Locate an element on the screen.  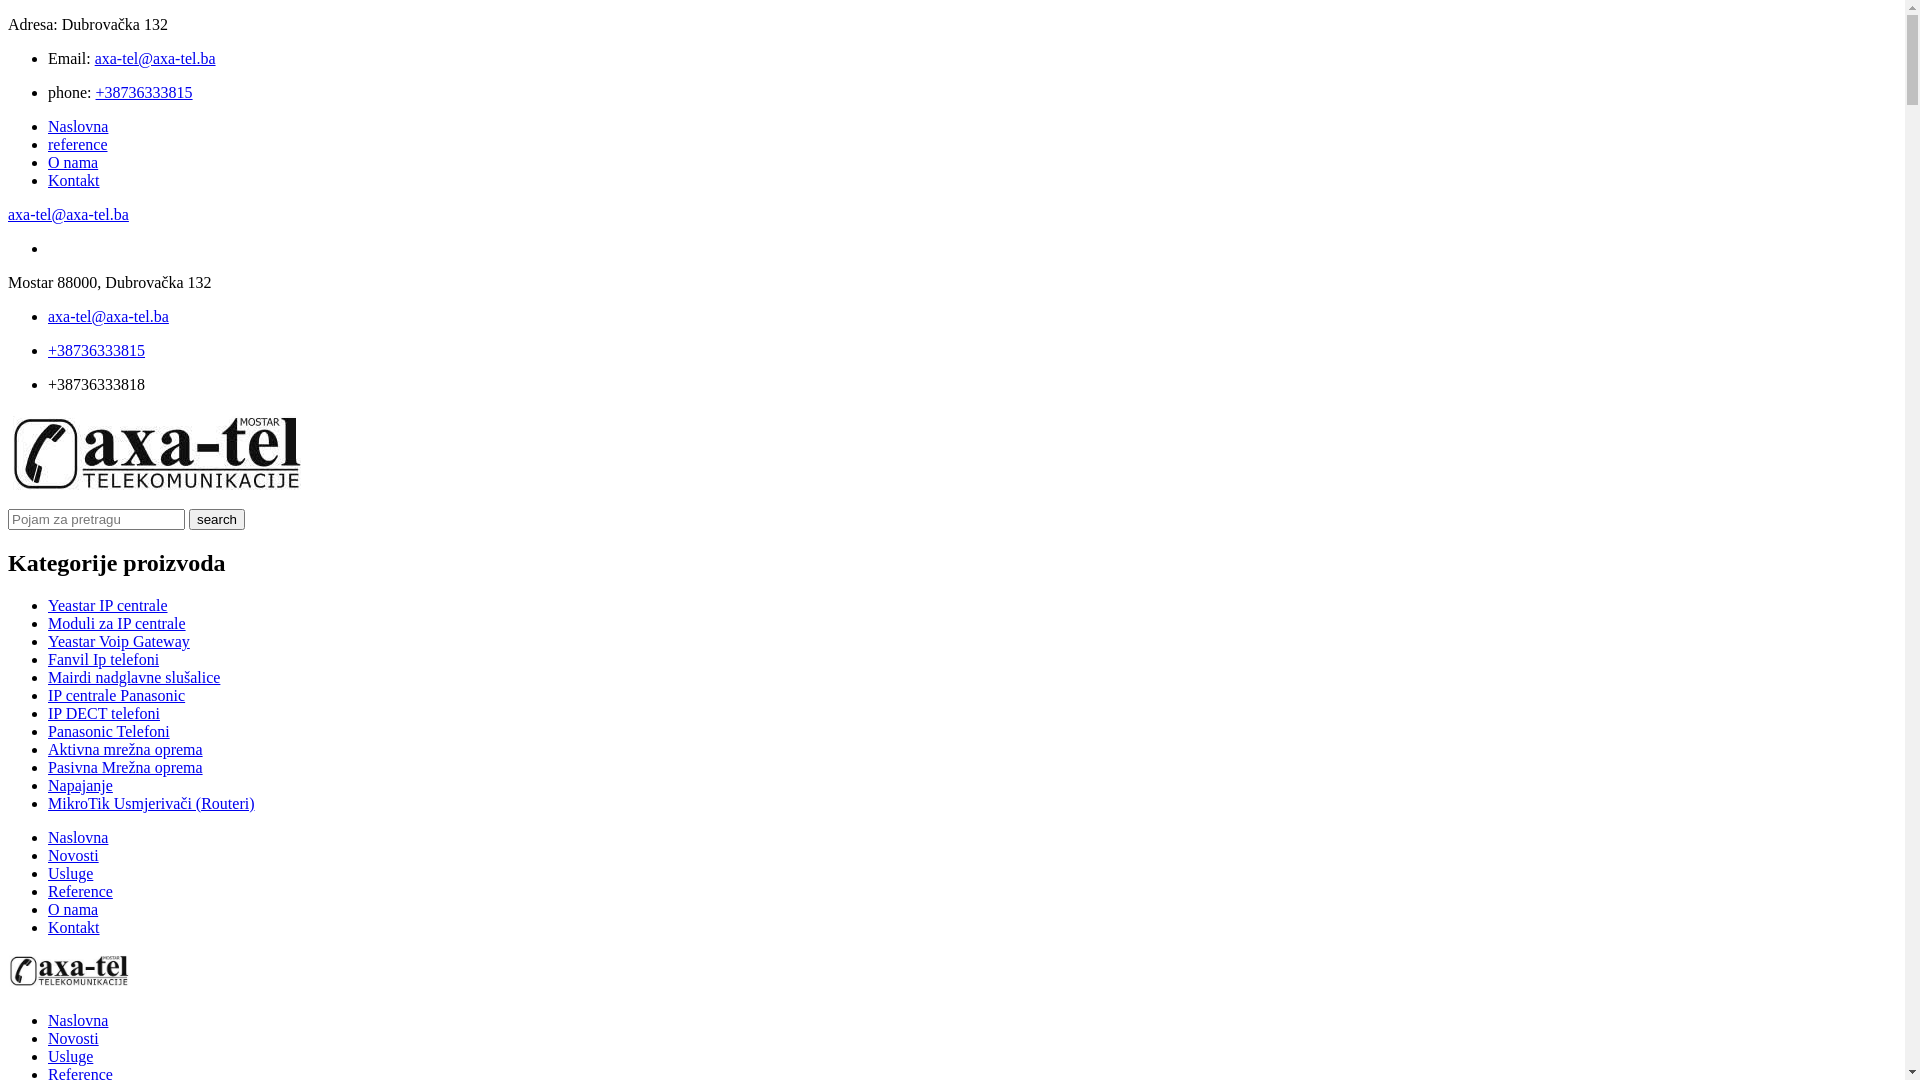
'axa-tel@axa-tel.ba' is located at coordinates (154, 57).